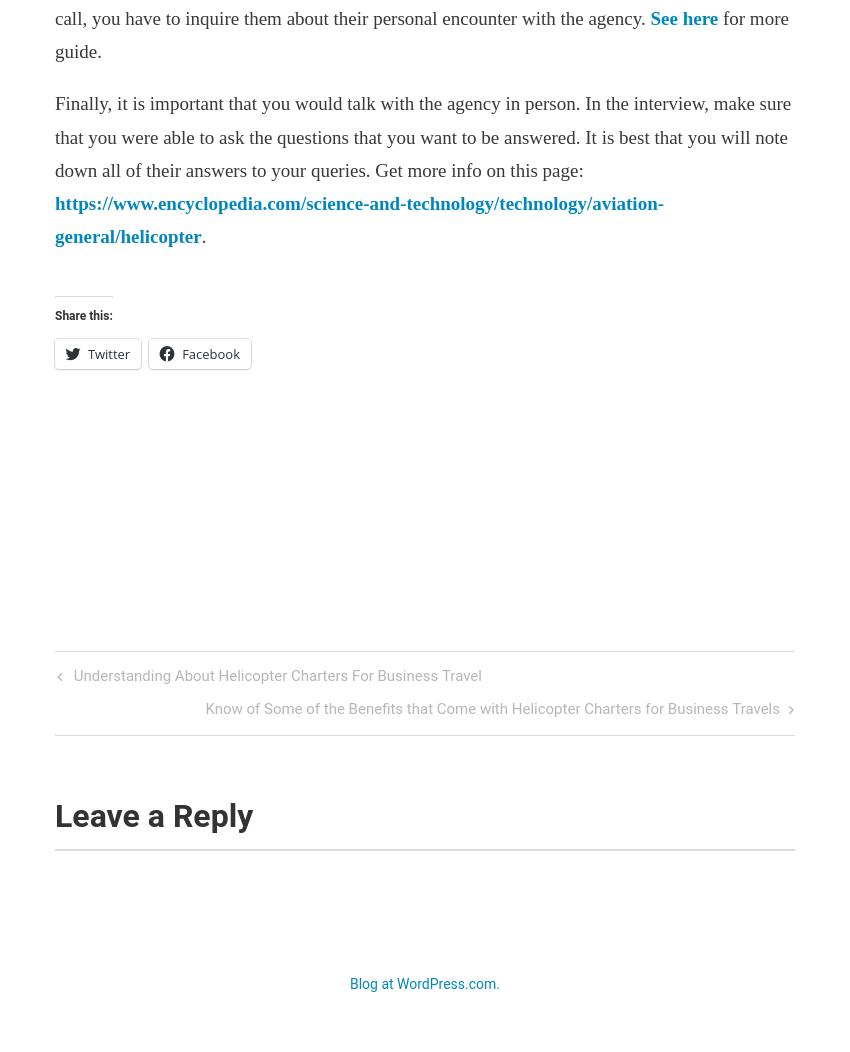  Describe the element at coordinates (107, 353) in the screenshot. I see `'Twitter'` at that location.